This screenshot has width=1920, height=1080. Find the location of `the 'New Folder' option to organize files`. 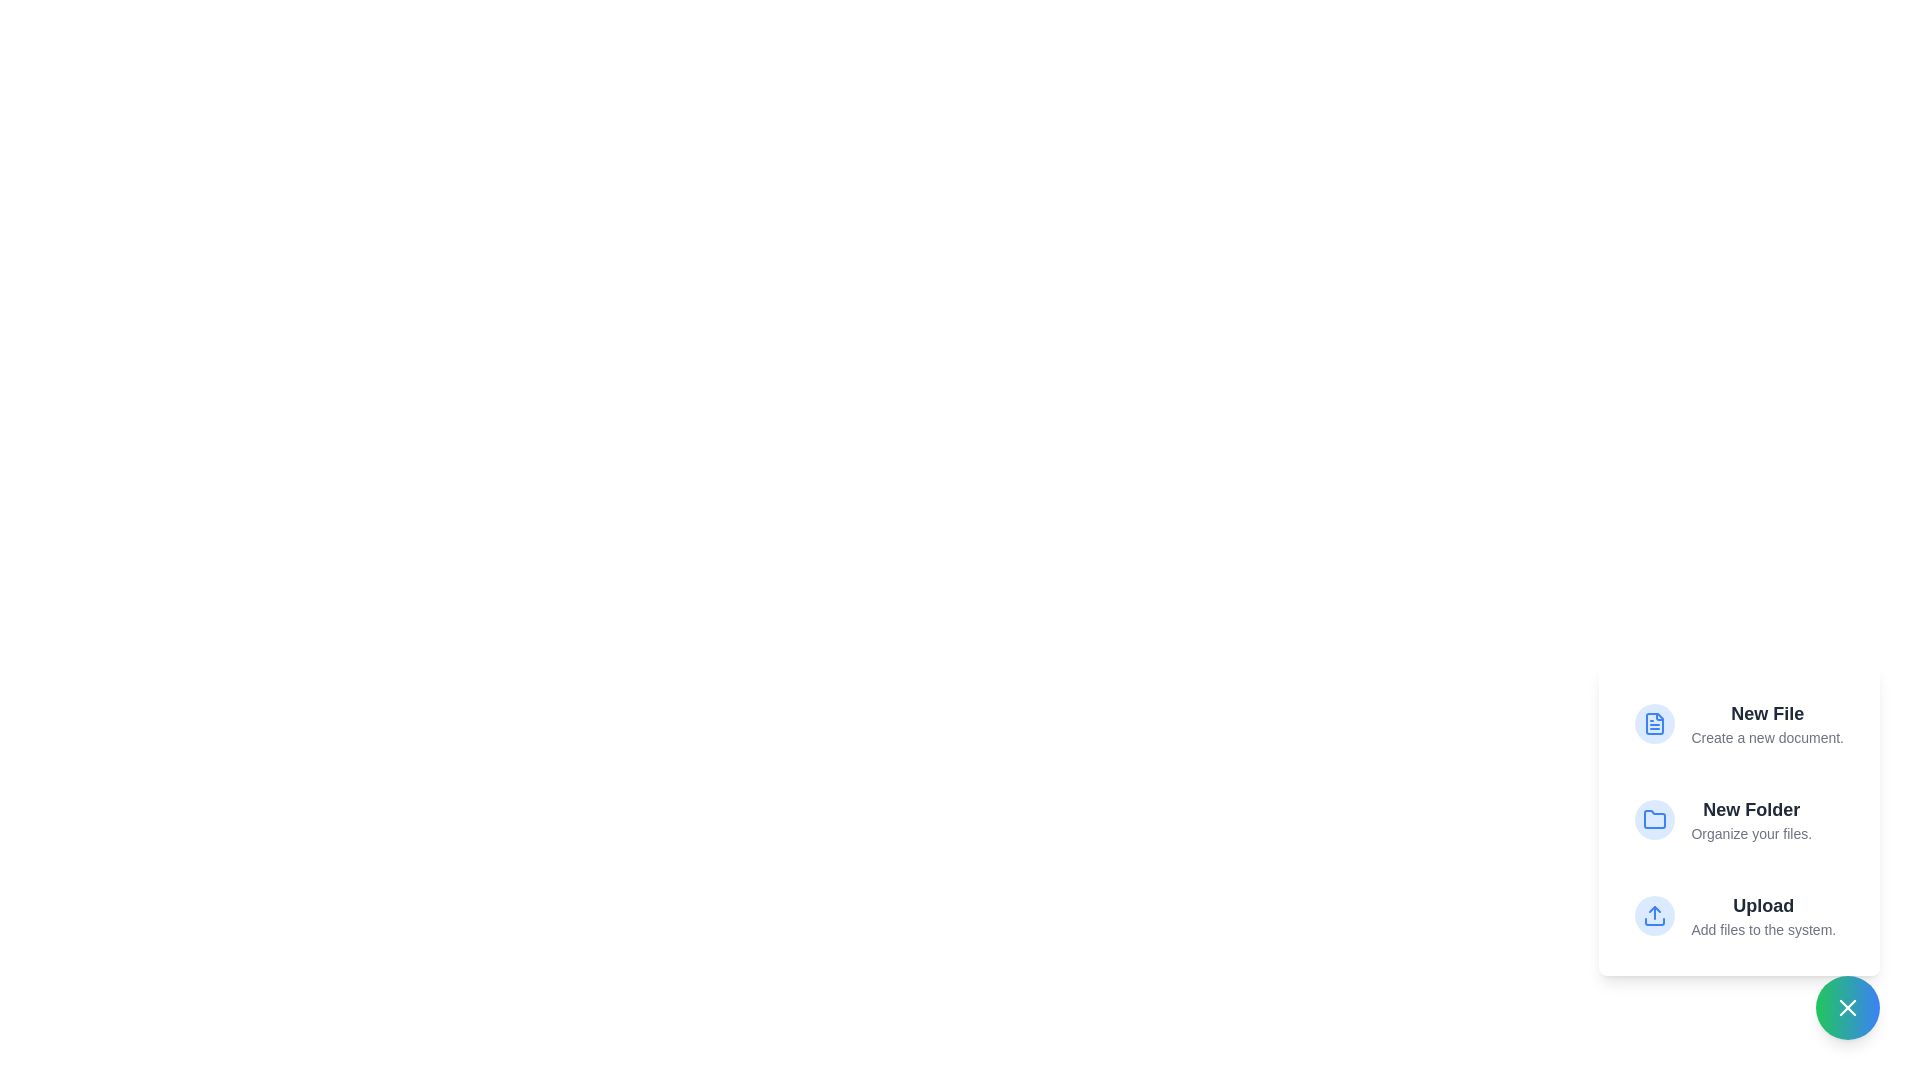

the 'New Folder' option to organize files is located at coordinates (1738, 820).